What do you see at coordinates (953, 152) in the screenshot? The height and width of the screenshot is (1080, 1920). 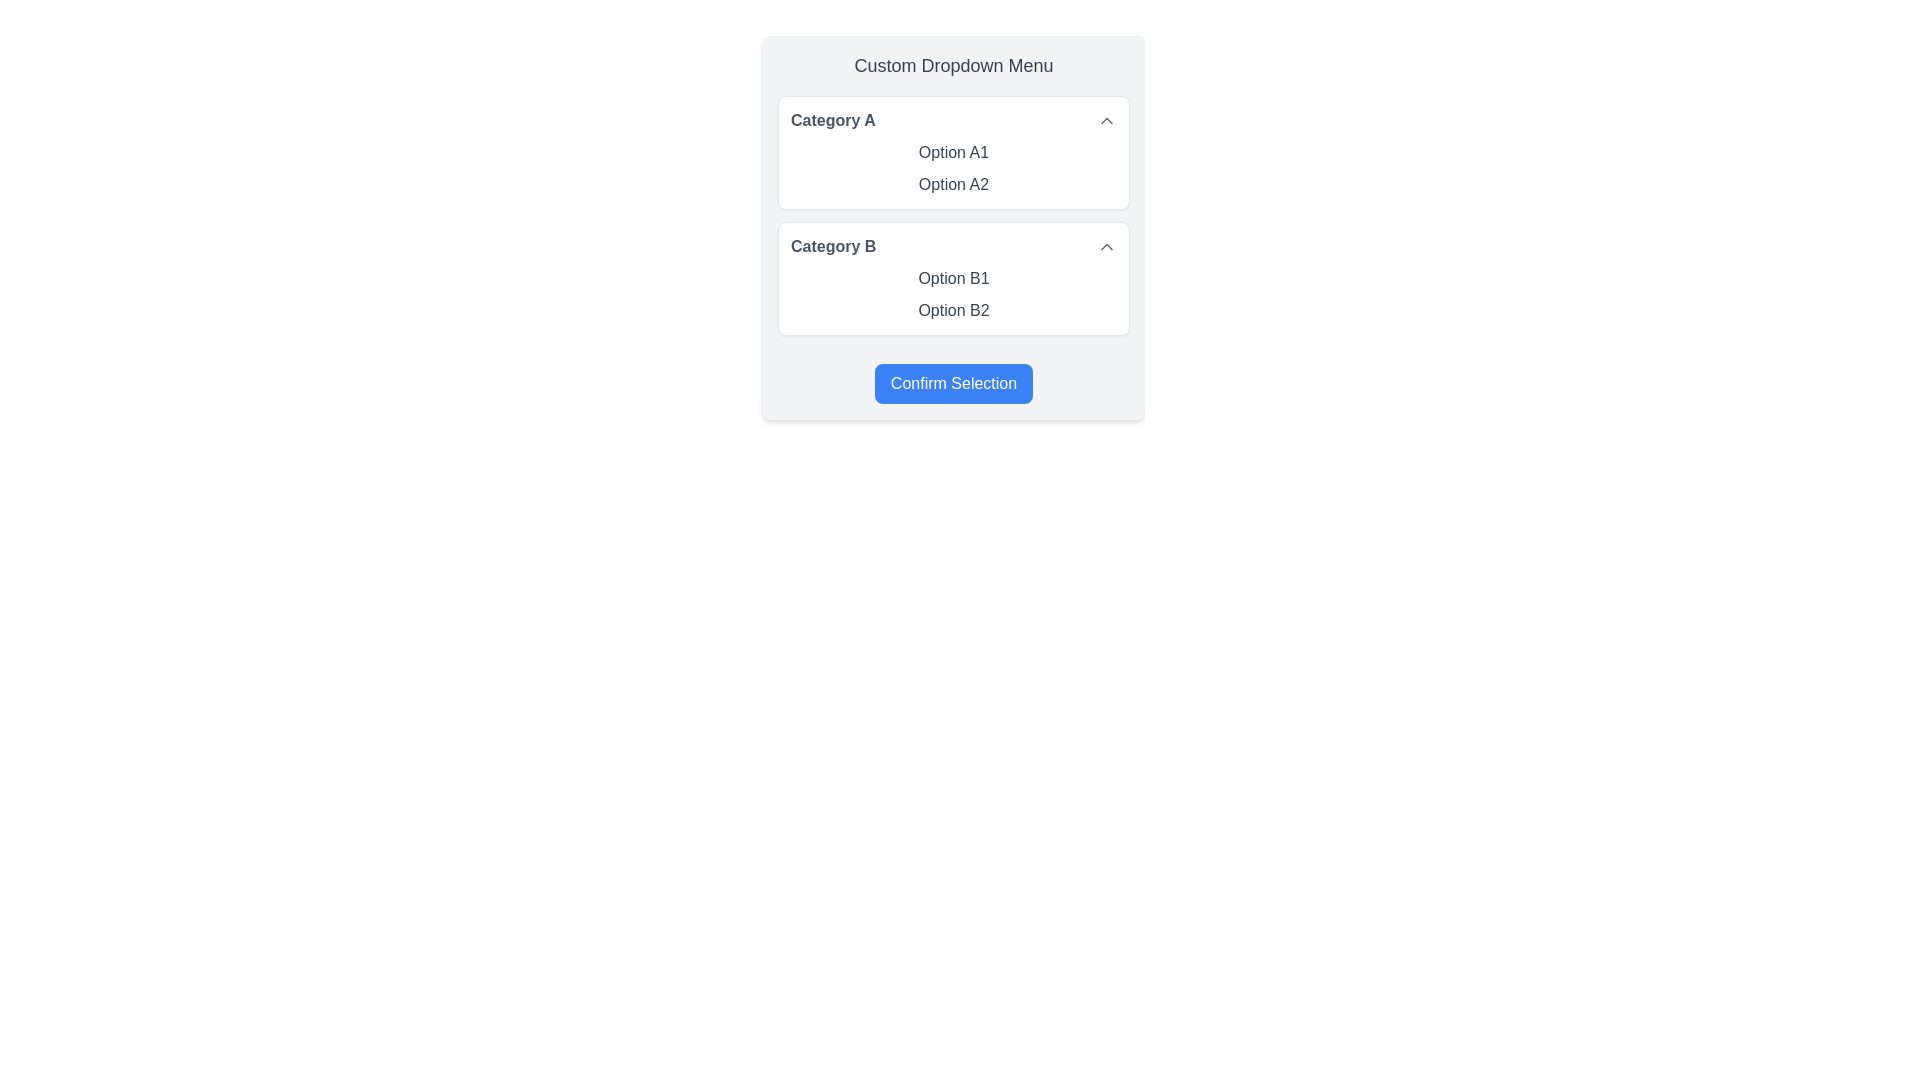 I see `the text label 'Option A1' in the 'Category A' dropdown menu` at bounding box center [953, 152].